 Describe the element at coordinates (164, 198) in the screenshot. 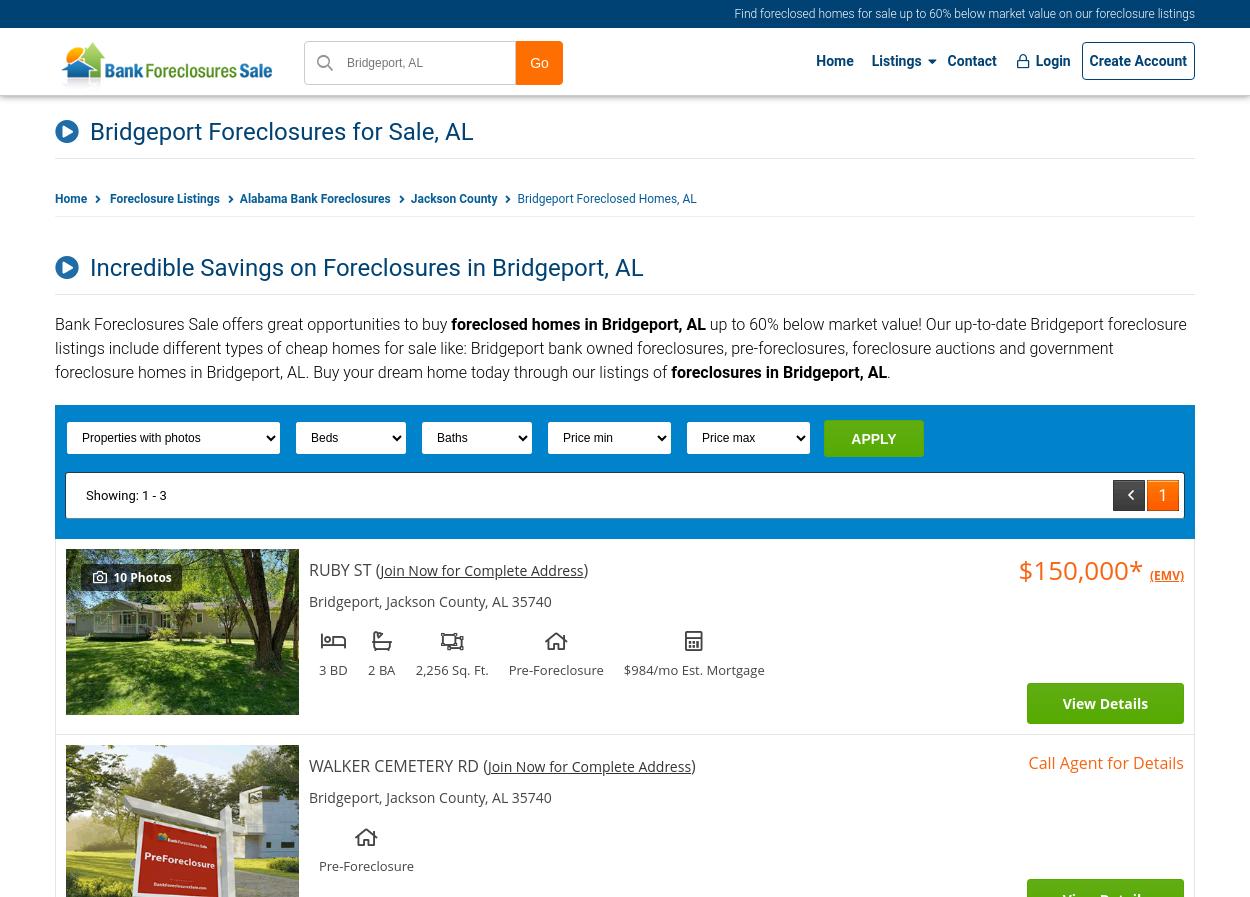

I see `'Foreclosure Listings'` at that location.